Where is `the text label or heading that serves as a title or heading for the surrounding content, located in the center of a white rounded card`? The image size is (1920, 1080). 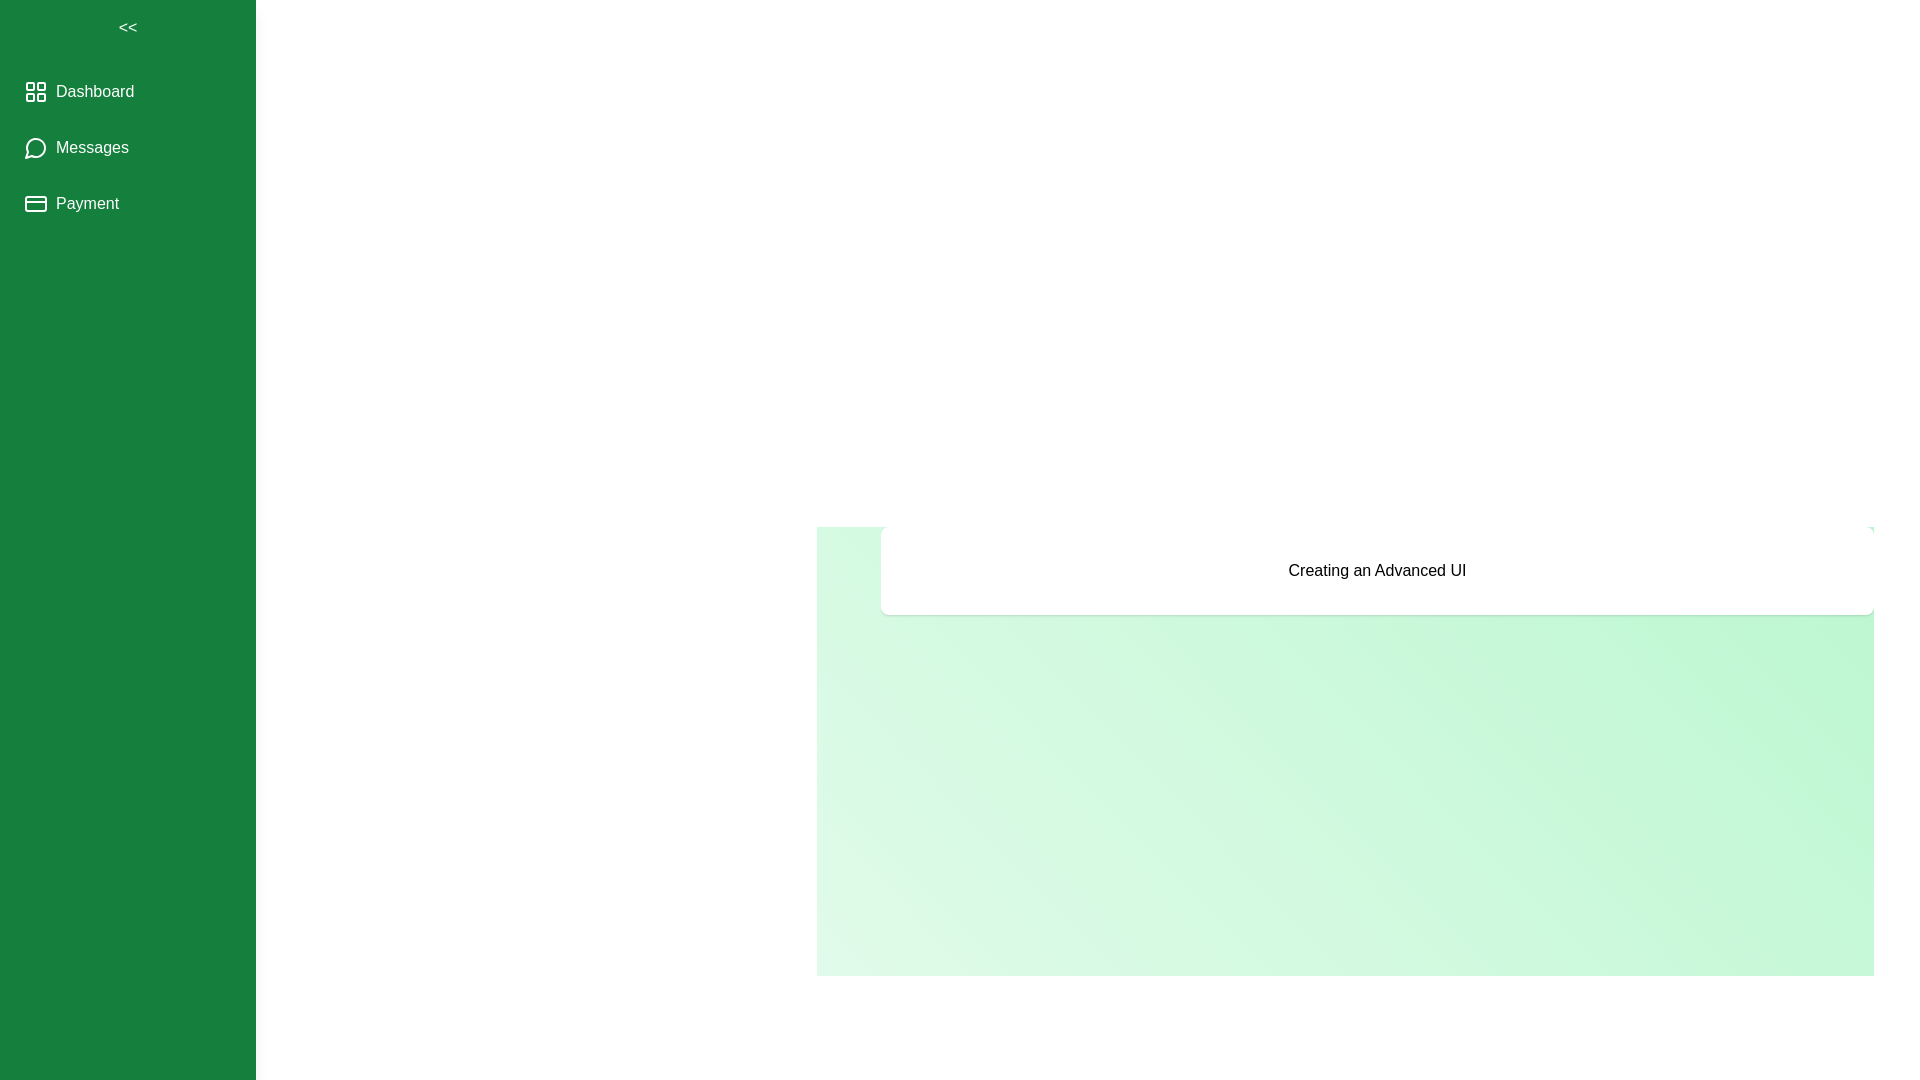
the text label or heading that serves as a title or heading for the surrounding content, located in the center of a white rounded card is located at coordinates (1376, 570).